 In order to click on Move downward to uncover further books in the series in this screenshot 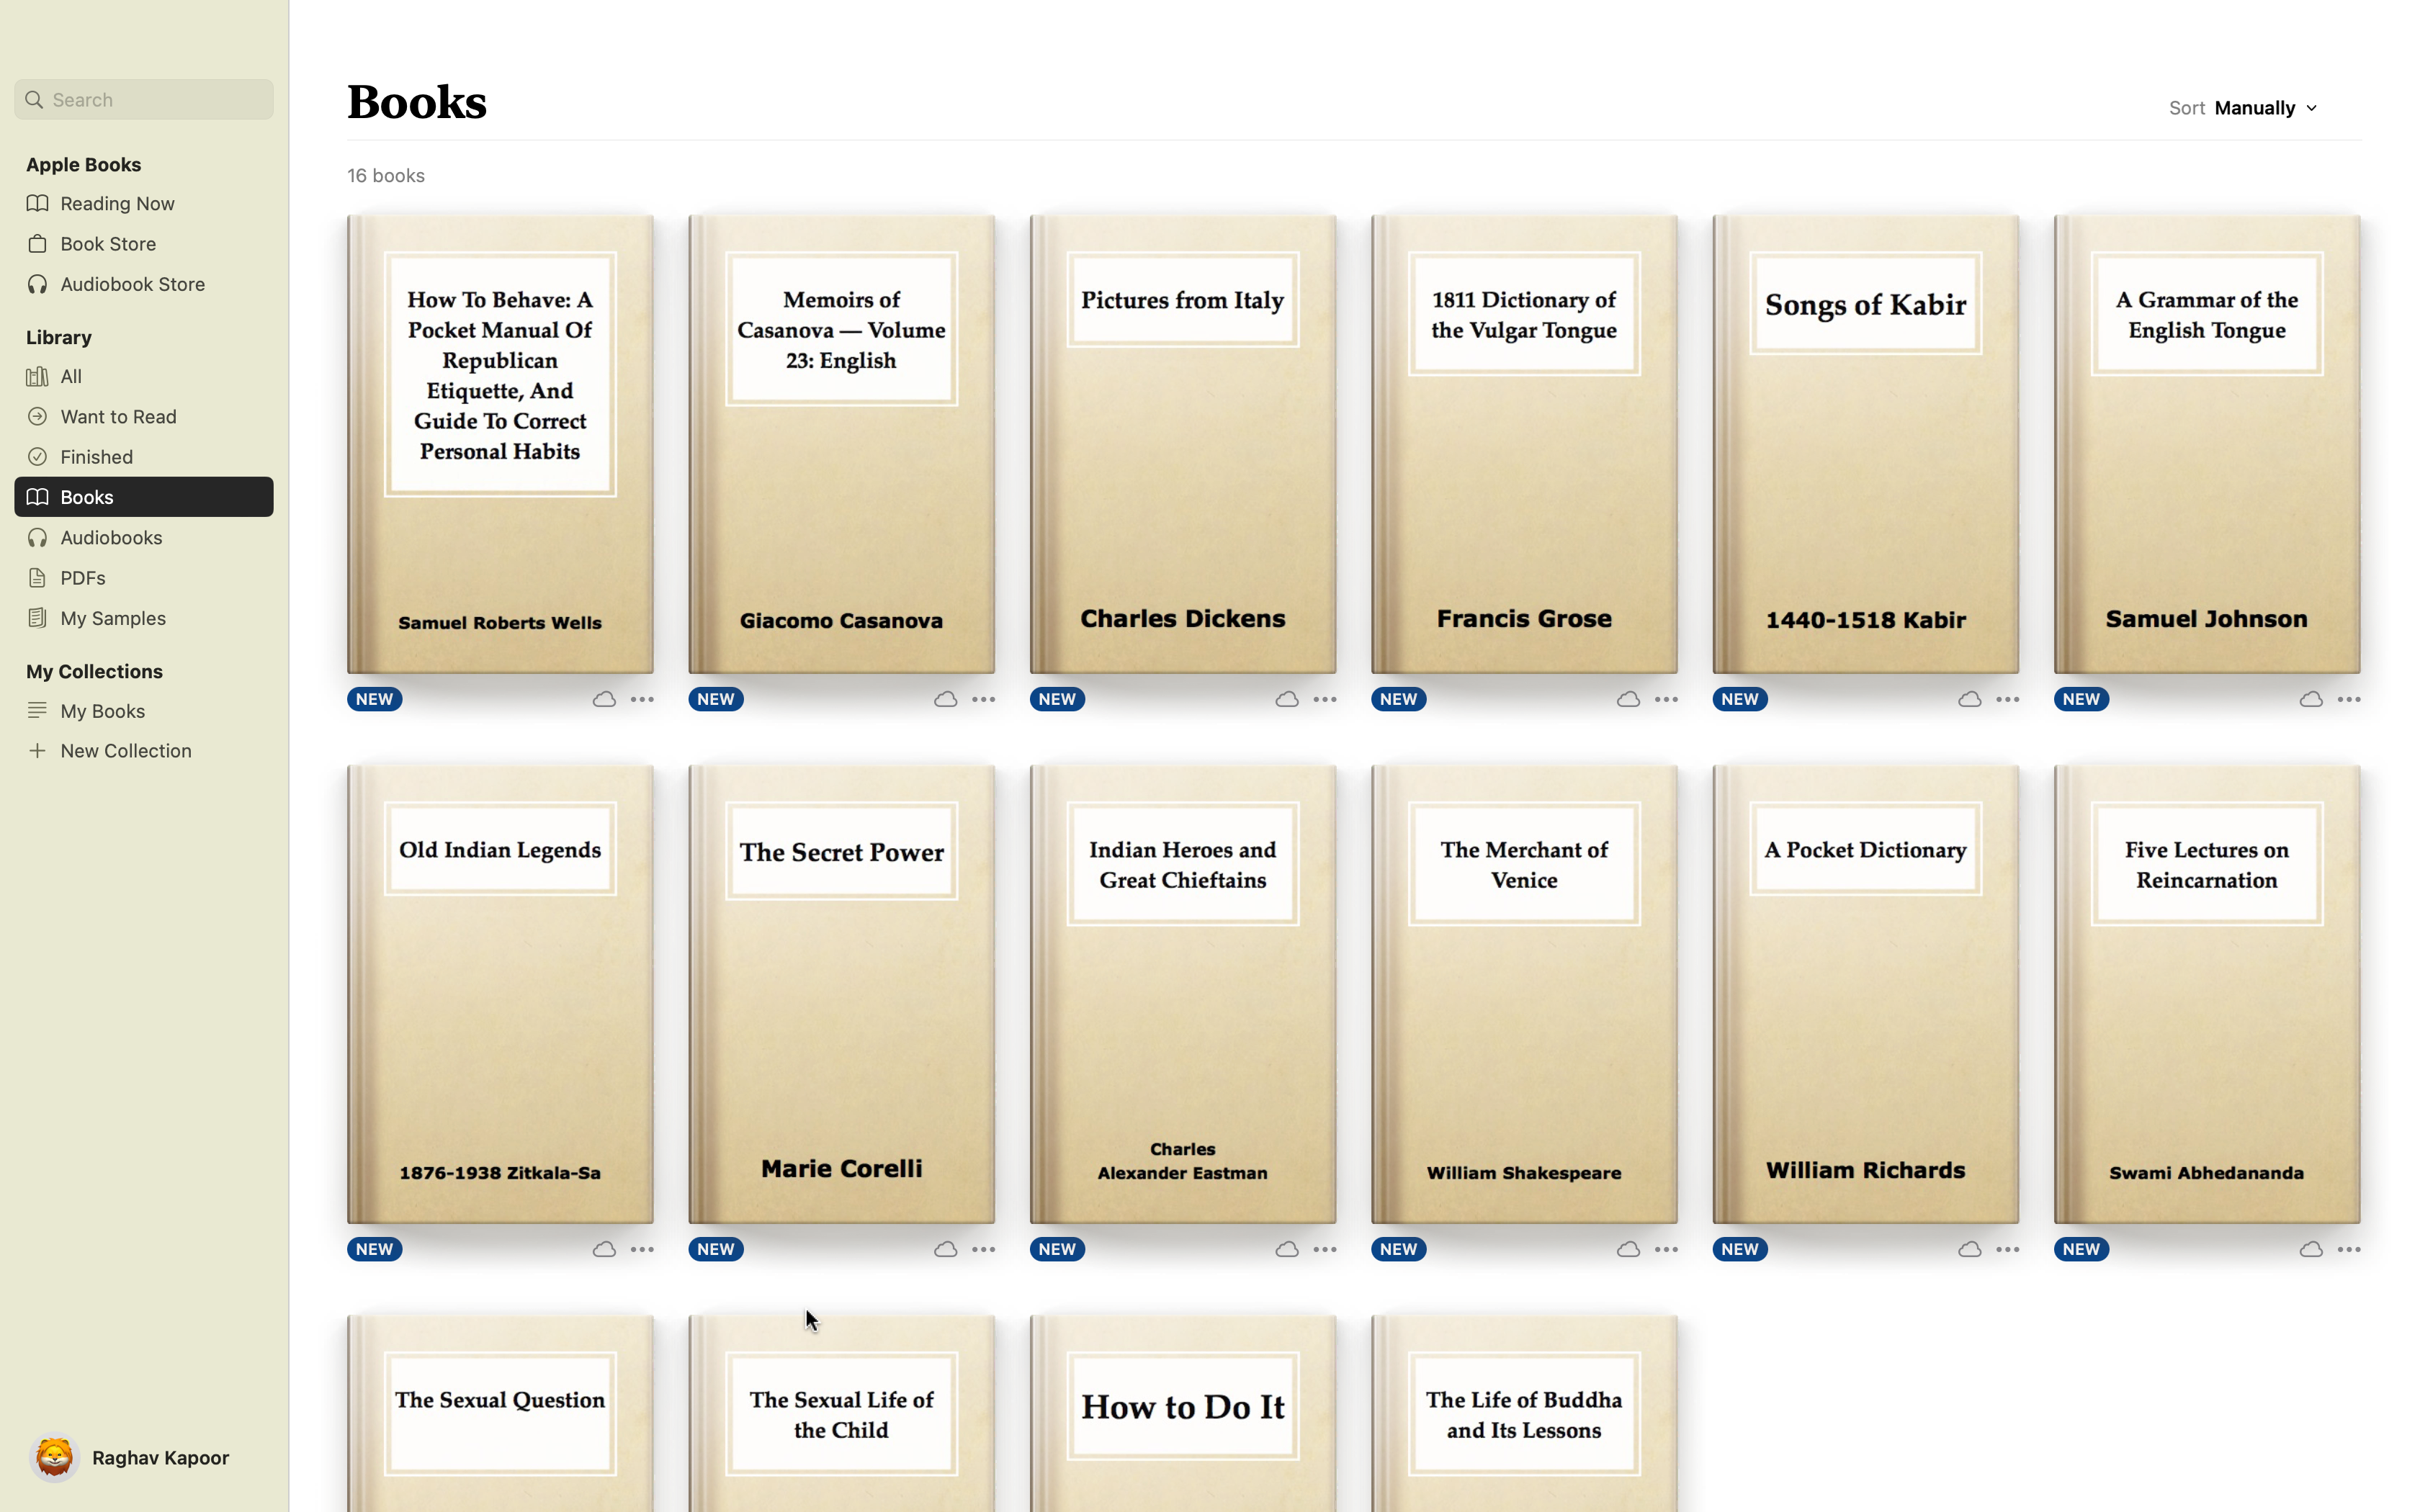, I will do `click(4556860, 1731240)`.